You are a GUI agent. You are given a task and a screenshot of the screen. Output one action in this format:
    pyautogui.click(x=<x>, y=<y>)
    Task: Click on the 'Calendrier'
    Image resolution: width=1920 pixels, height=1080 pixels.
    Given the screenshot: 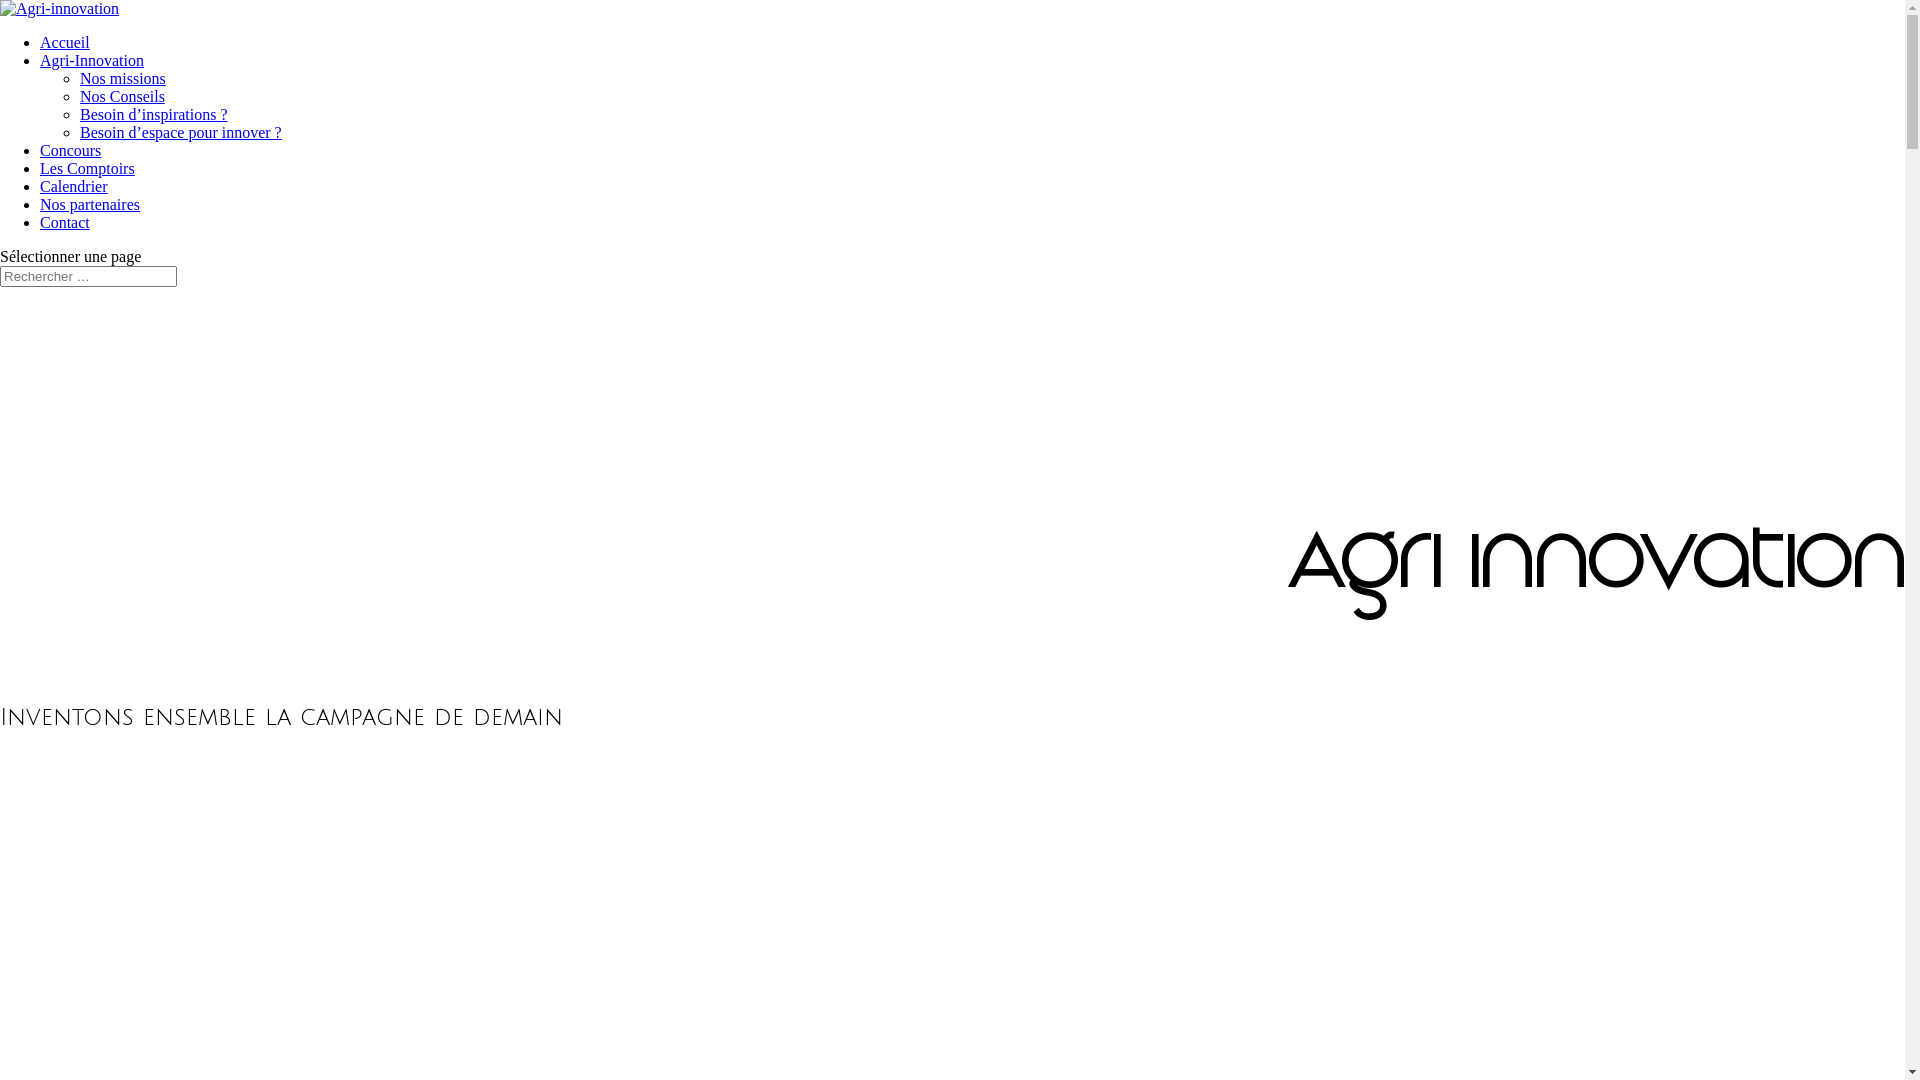 What is the action you would take?
    pyautogui.click(x=73, y=186)
    